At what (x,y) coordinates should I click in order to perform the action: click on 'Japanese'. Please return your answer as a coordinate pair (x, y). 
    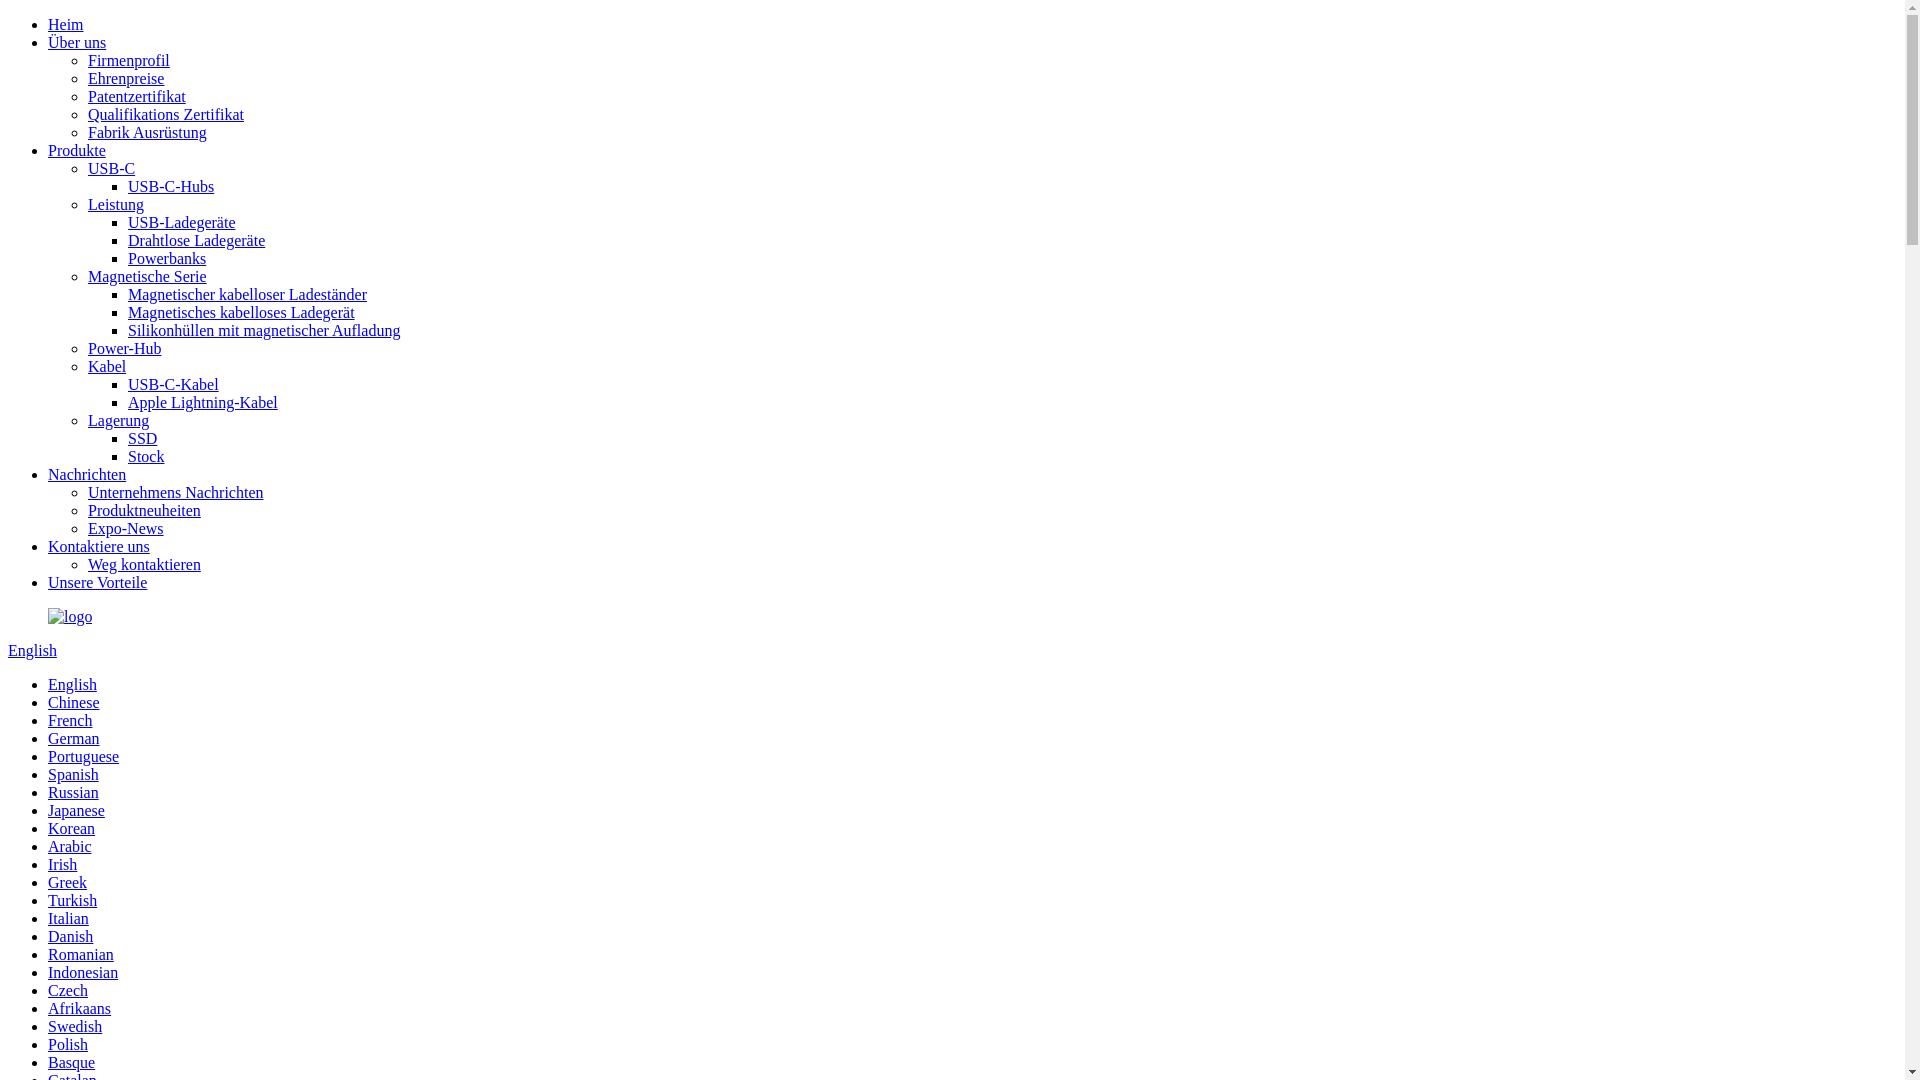
    Looking at the image, I should click on (76, 810).